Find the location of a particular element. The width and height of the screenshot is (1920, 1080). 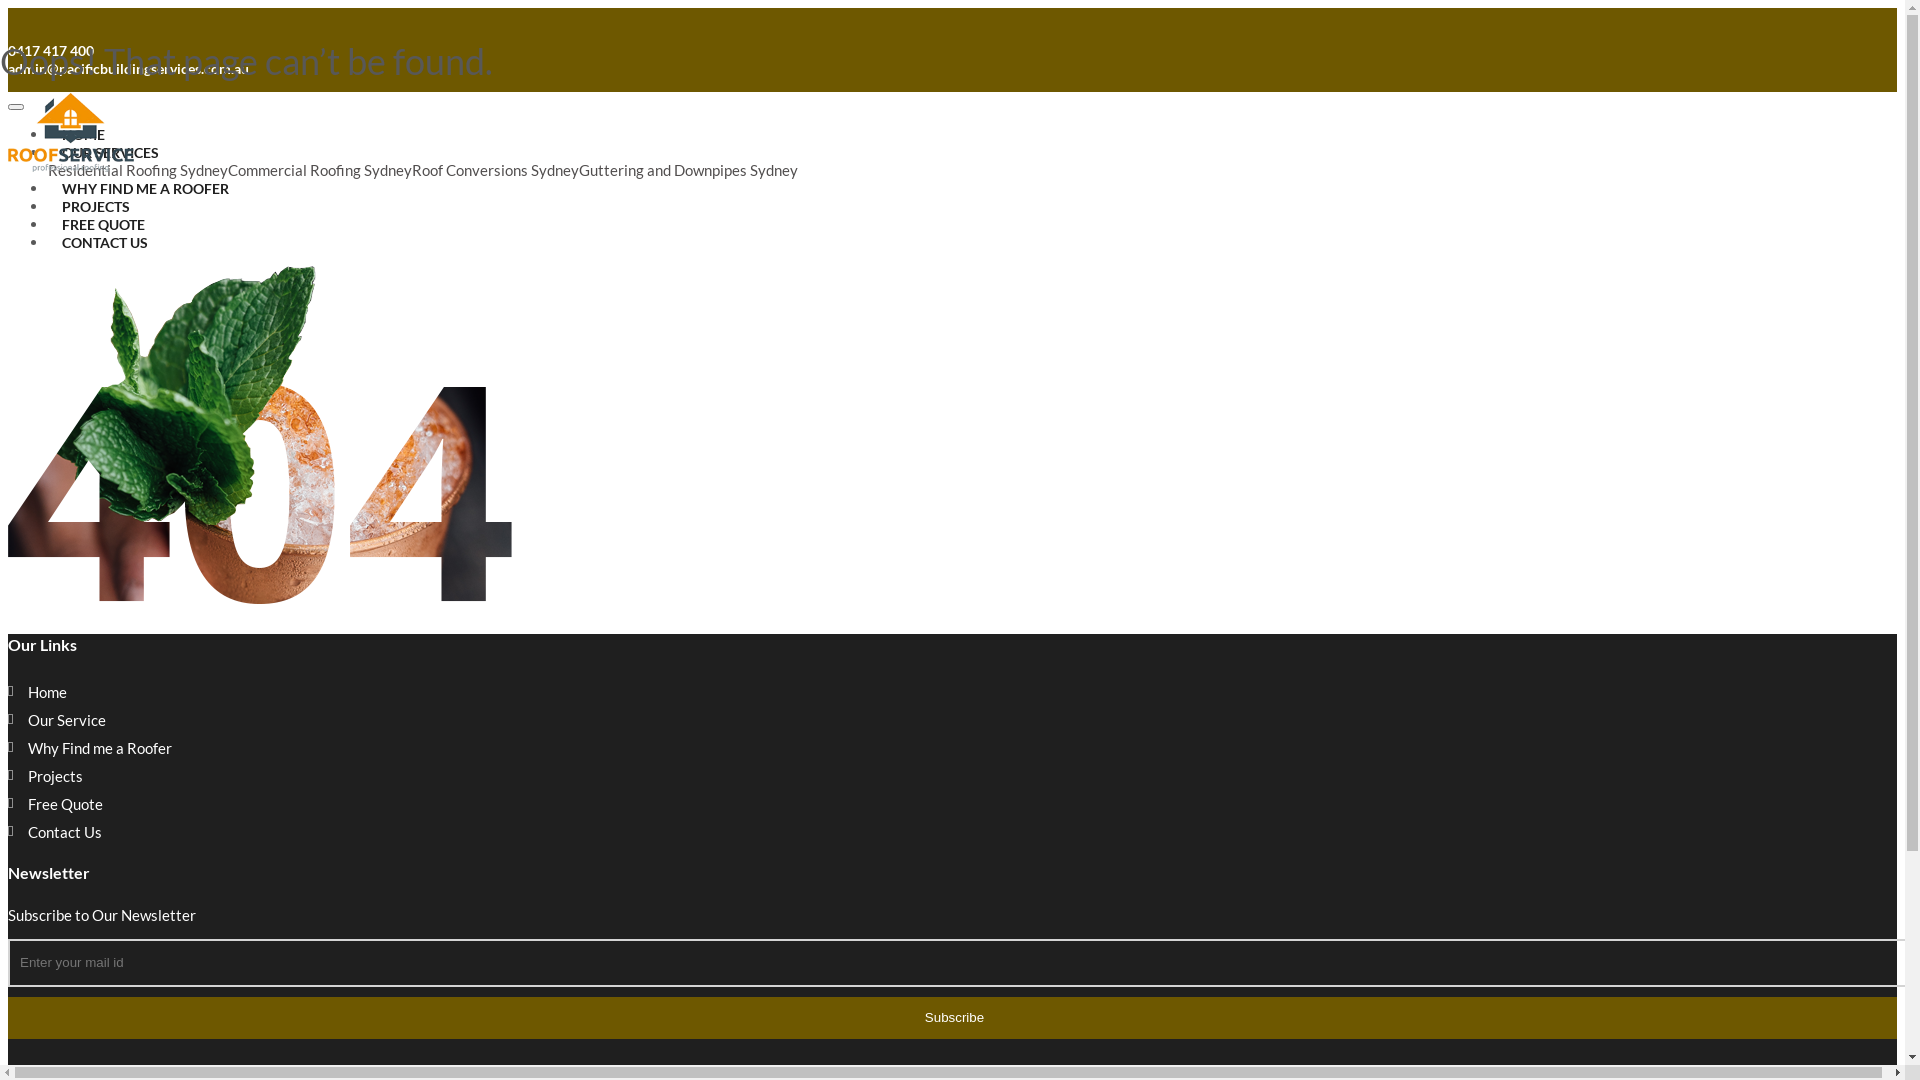

'Free Quote' is located at coordinates (65, 802).